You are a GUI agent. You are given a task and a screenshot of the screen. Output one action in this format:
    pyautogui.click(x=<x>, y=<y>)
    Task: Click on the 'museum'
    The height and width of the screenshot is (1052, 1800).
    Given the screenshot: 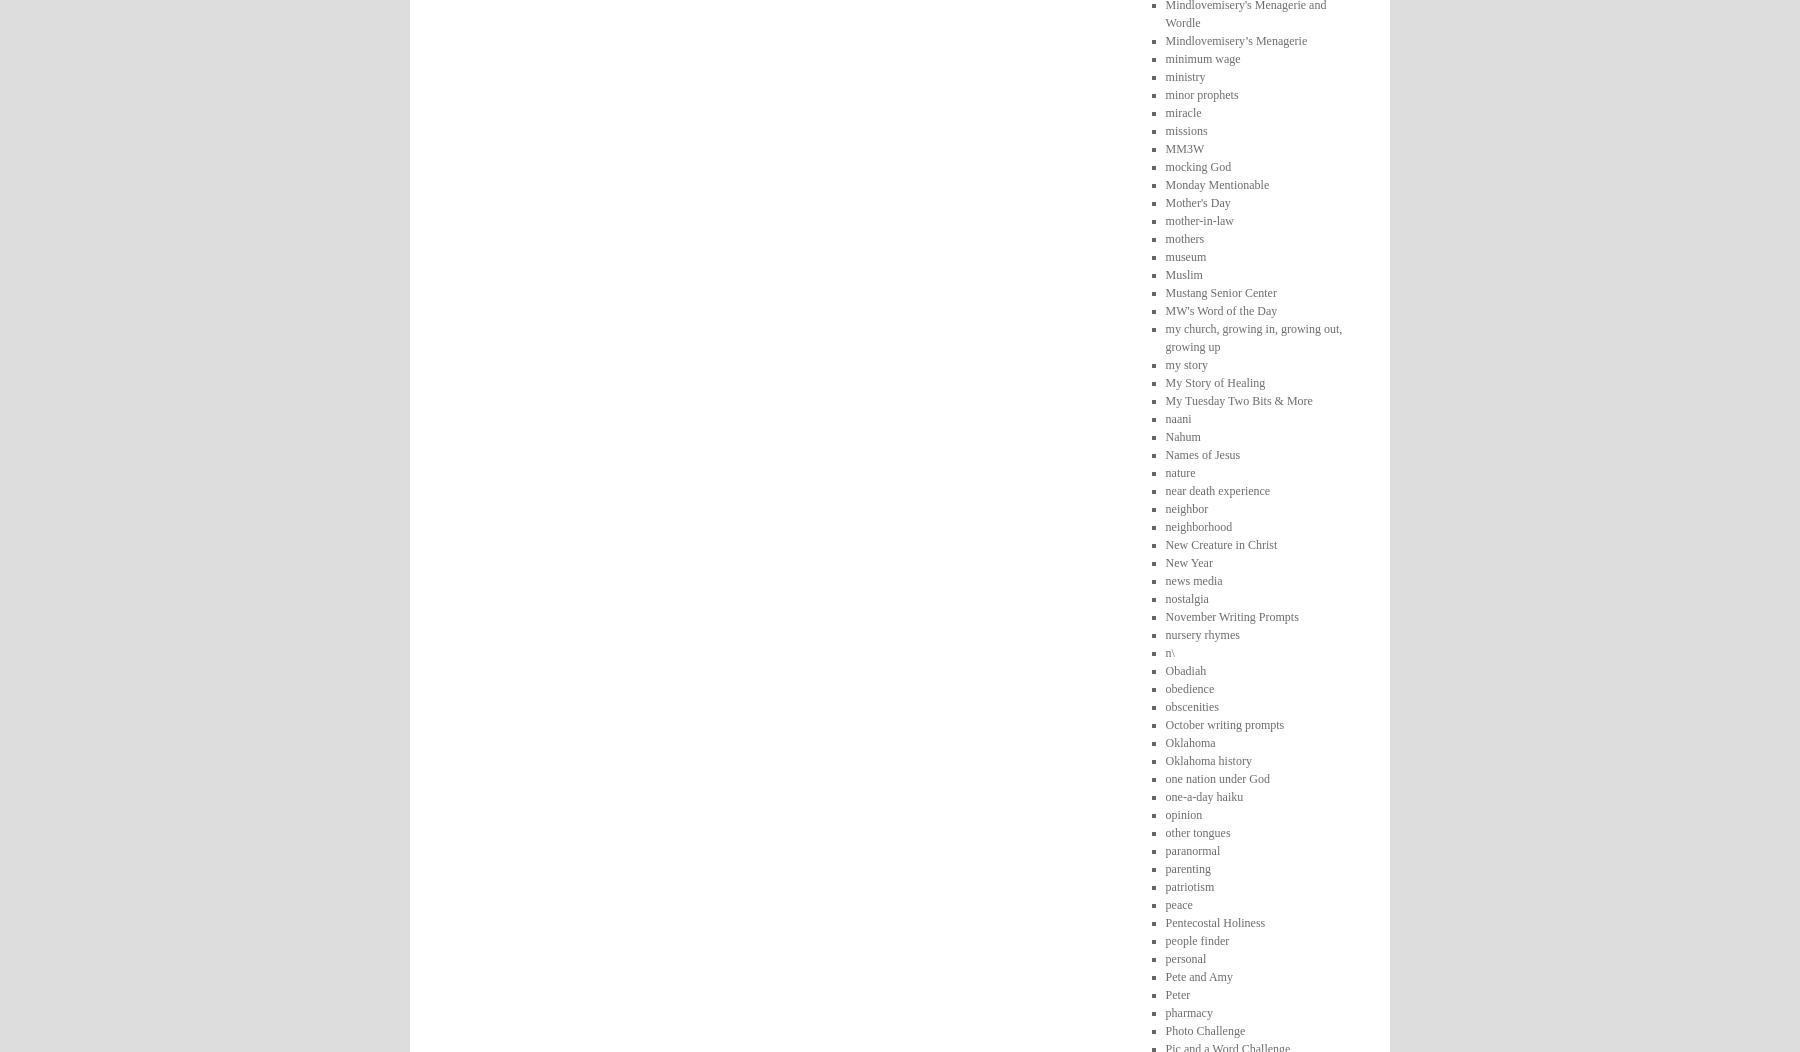 What is the action you would take?
    pyautogui.click(x=1184, y=254)
    